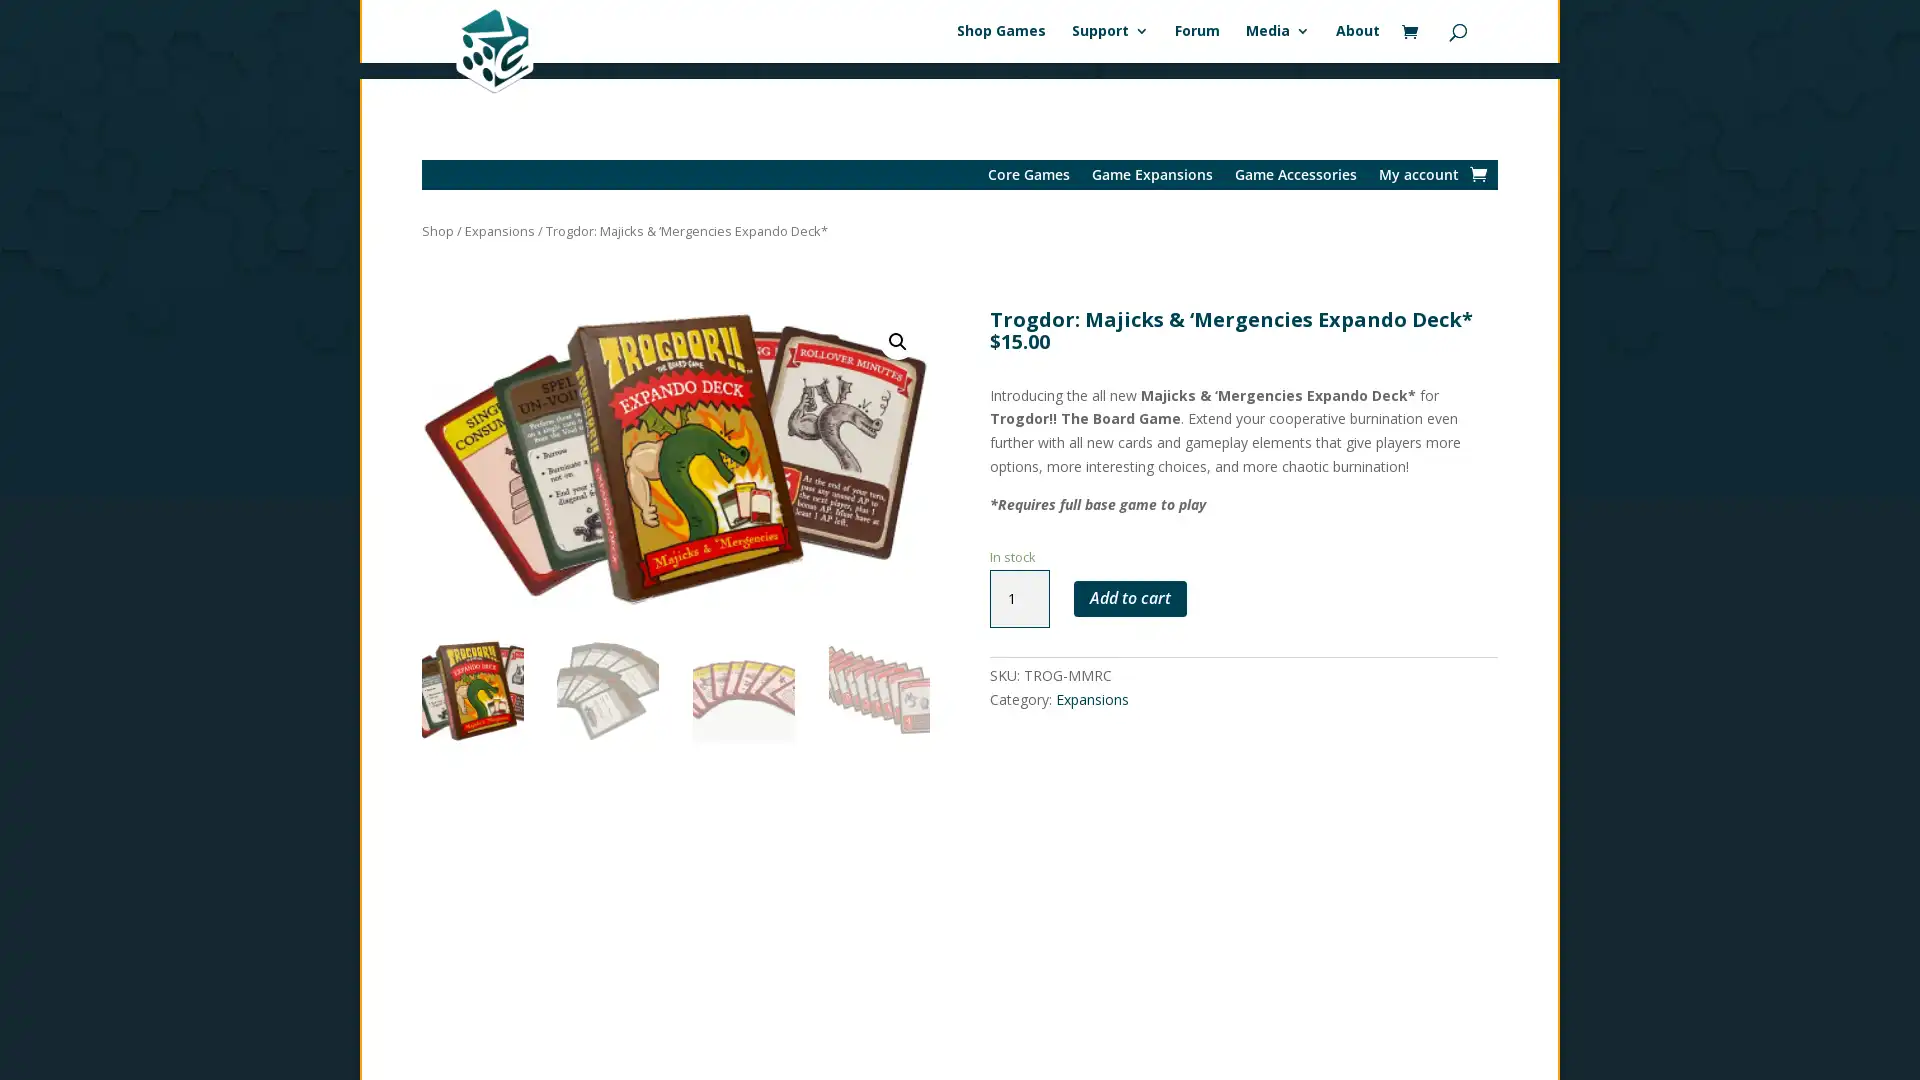 Image resolution: width=1920 pixels, height=1080 pixels. I want to click on Add to cart, so click(1129, 582).